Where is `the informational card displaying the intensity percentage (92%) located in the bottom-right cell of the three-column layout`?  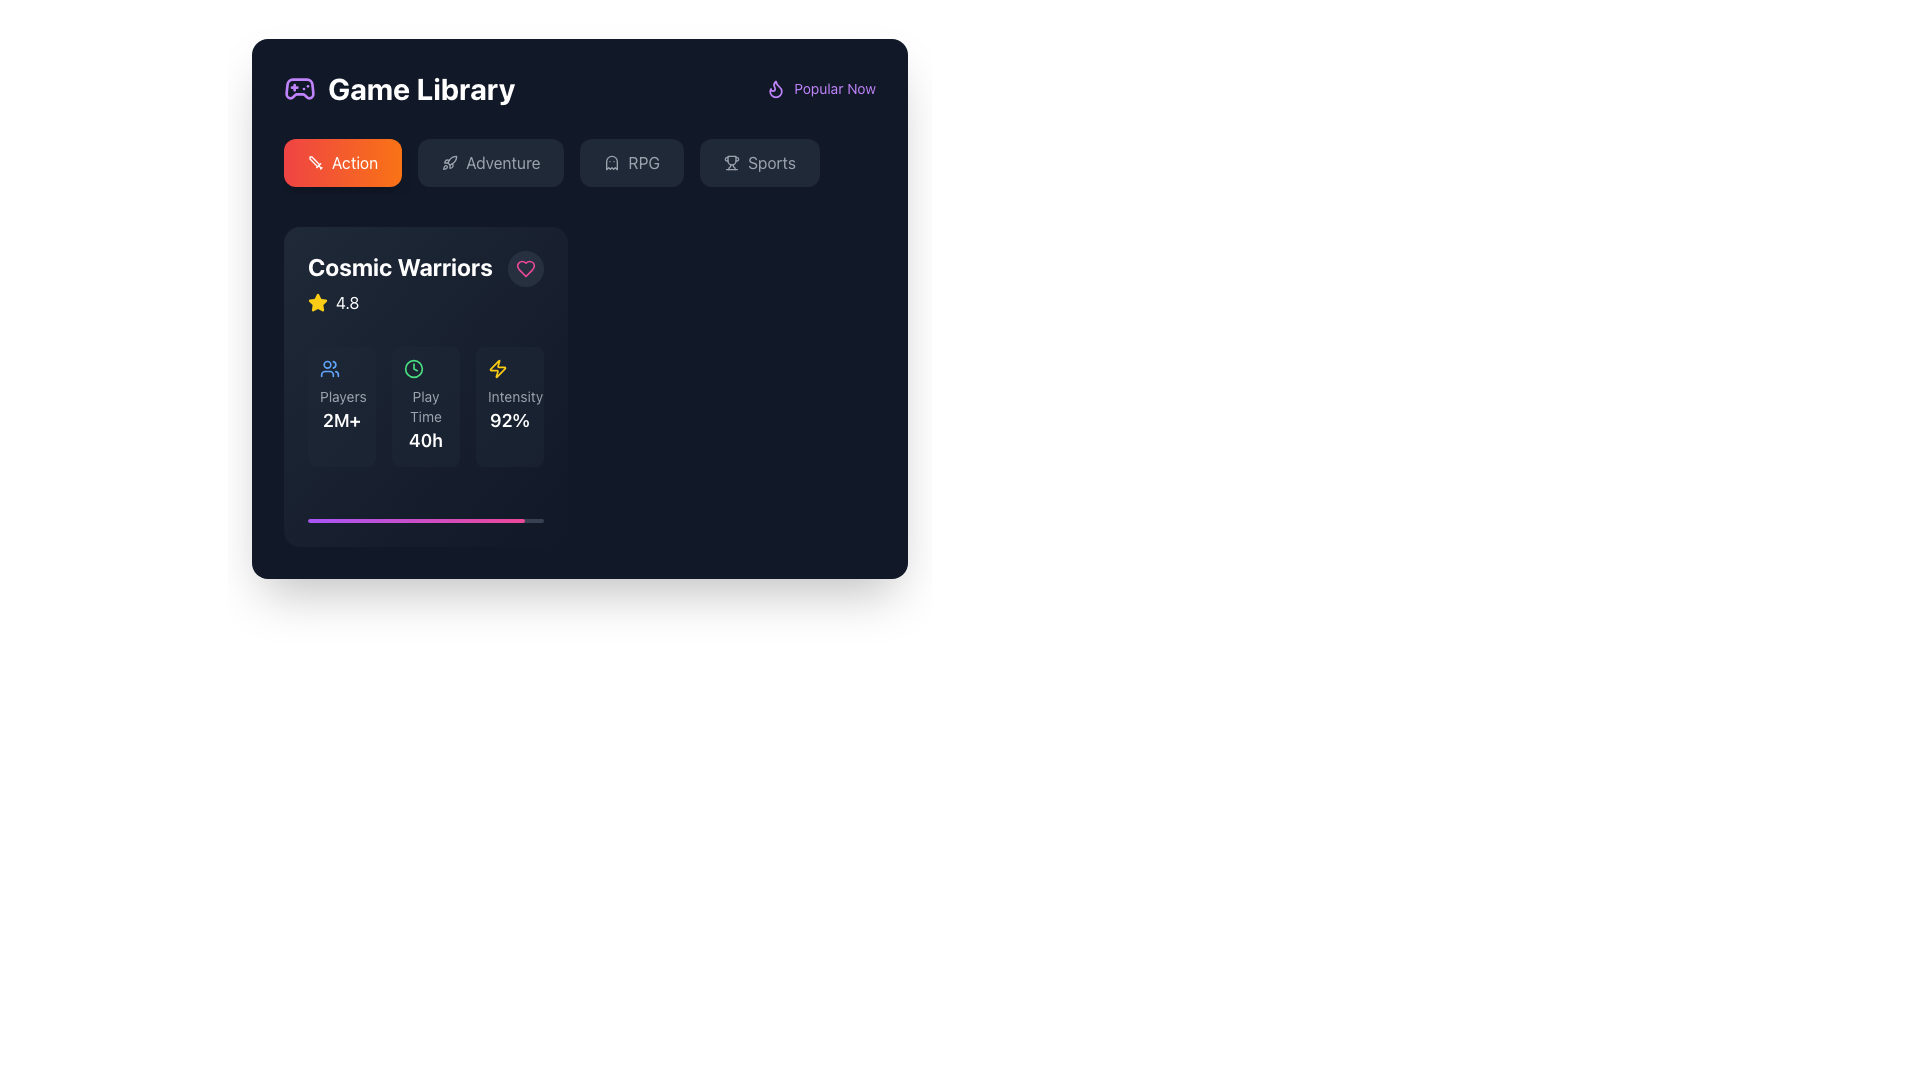 the informational card displaying the intensity percentage (92%) located in the bottom-right cell of the three-column layout is located at coordinates (509, 406).